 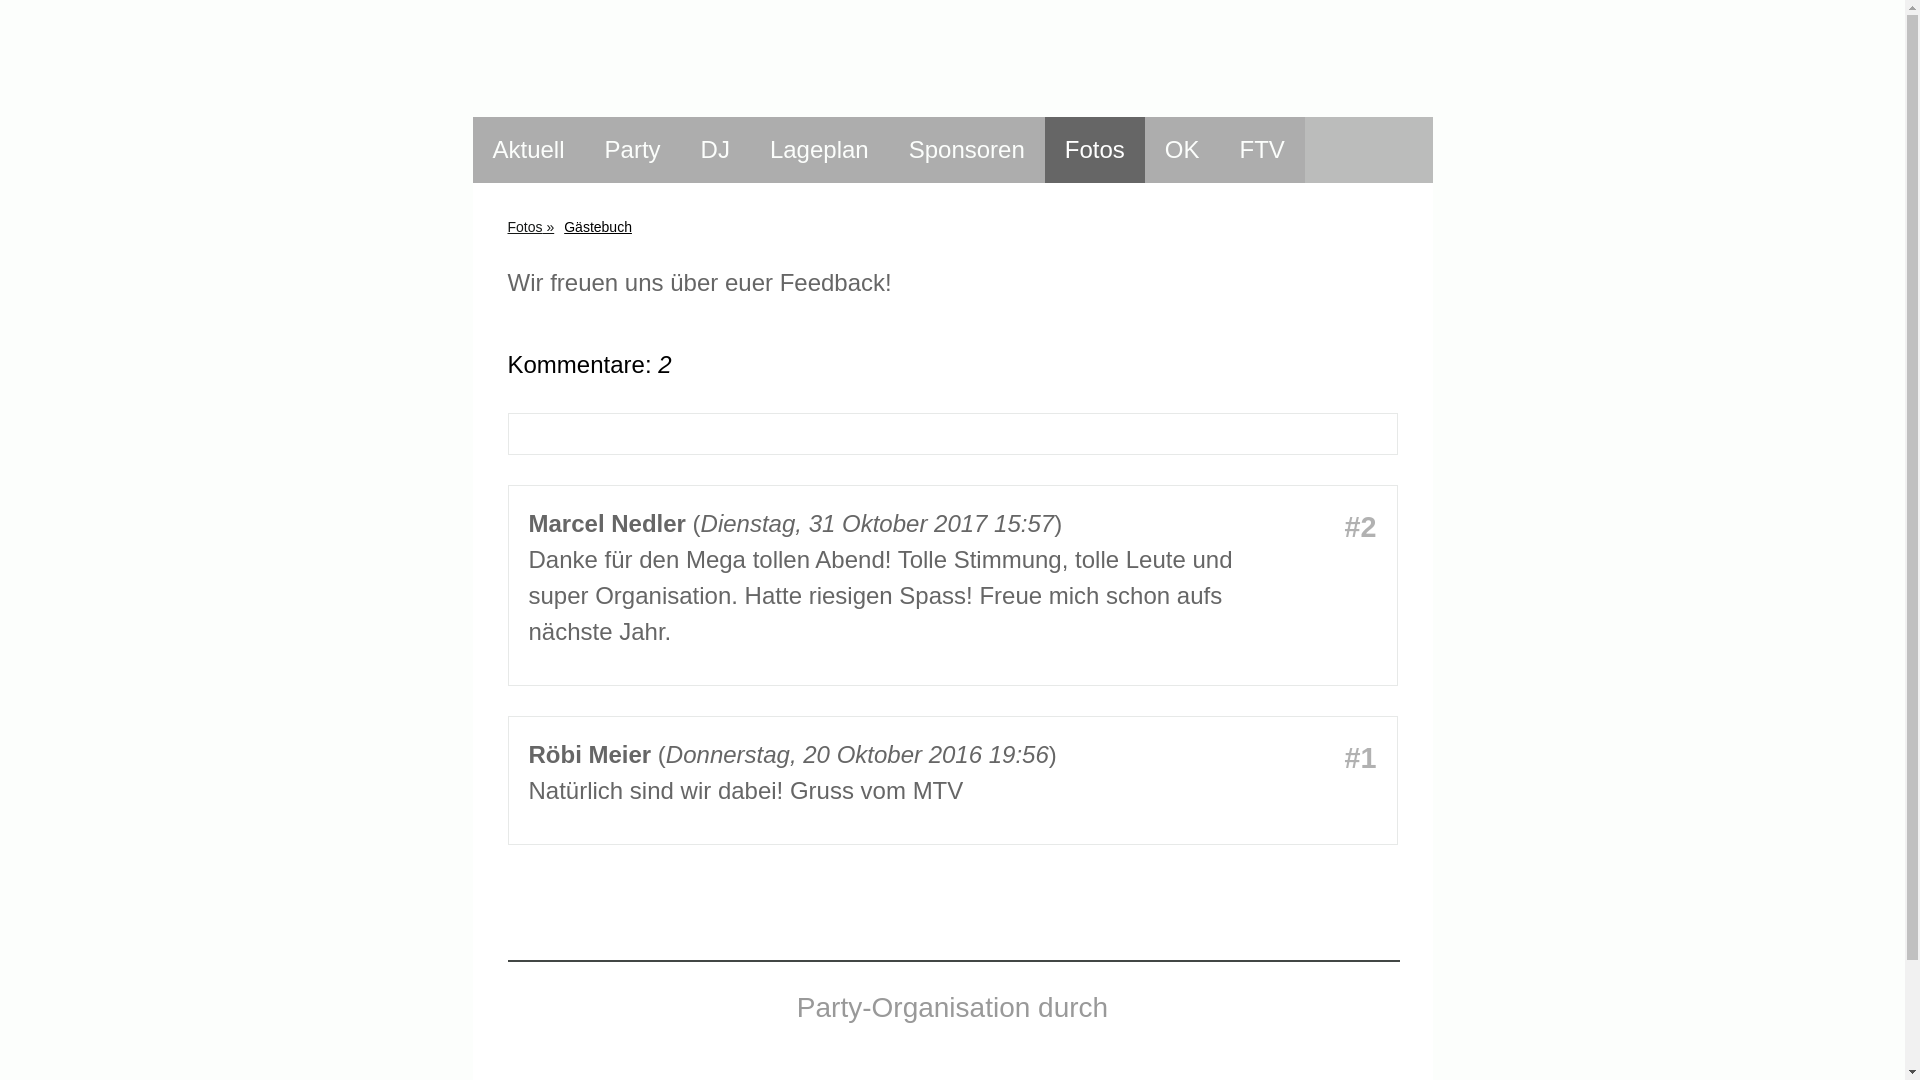 What do you see at coordinates (748, 149) in the screenshot?
I see `'Lageplan'` at bounding box center [748, 149].